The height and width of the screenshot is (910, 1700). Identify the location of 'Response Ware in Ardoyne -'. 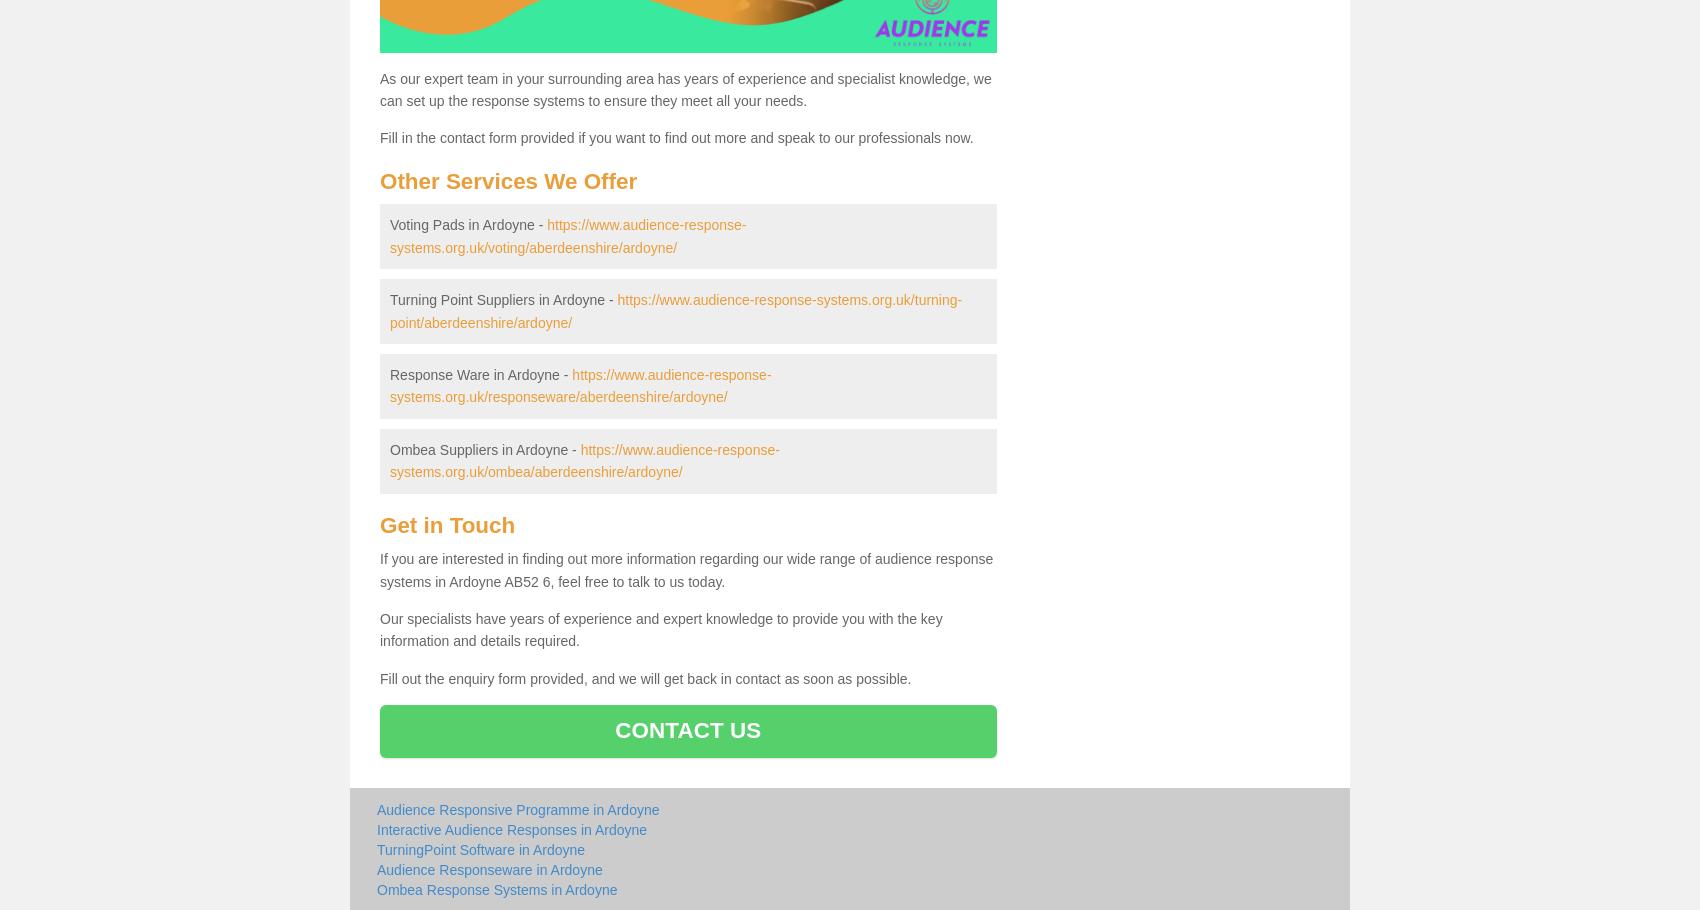
(480, 374).